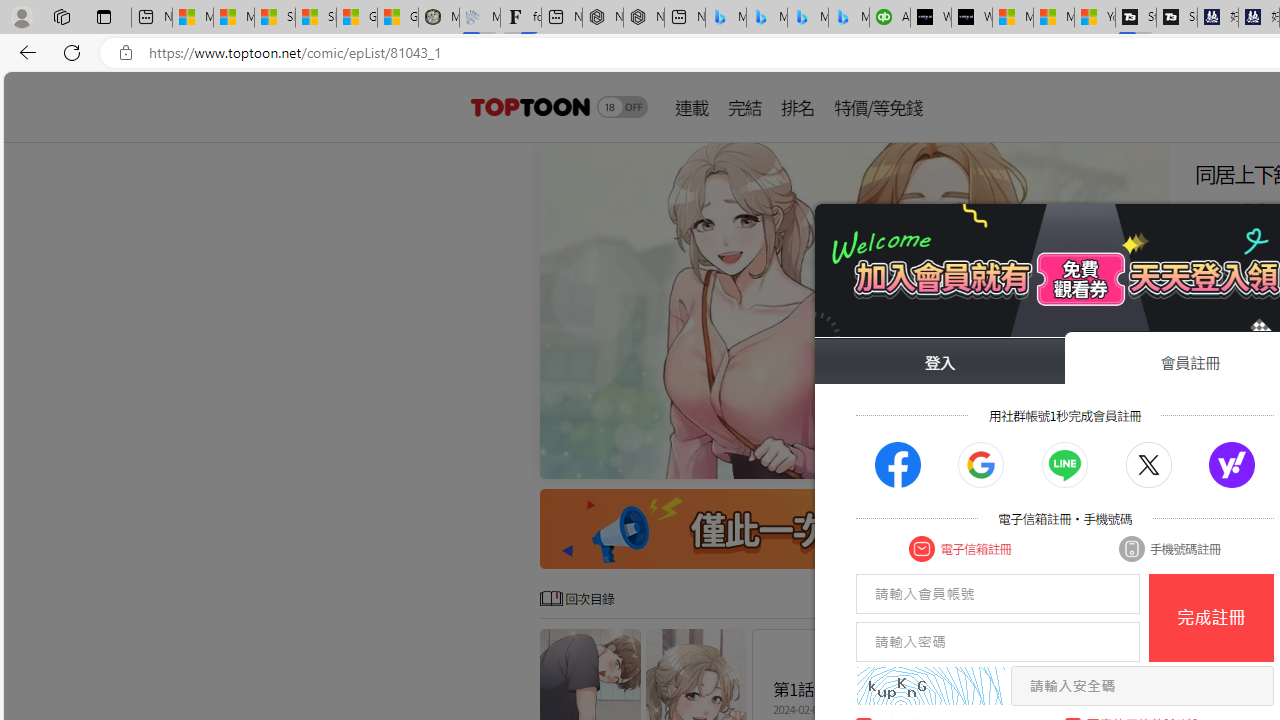 This screenshot has height=720, width=1280. What do you see at coordinates (438, 17) in the screenshot?
I see `'Manatee Mortality Statistics | FWC'` at bounding box center [438, 17].